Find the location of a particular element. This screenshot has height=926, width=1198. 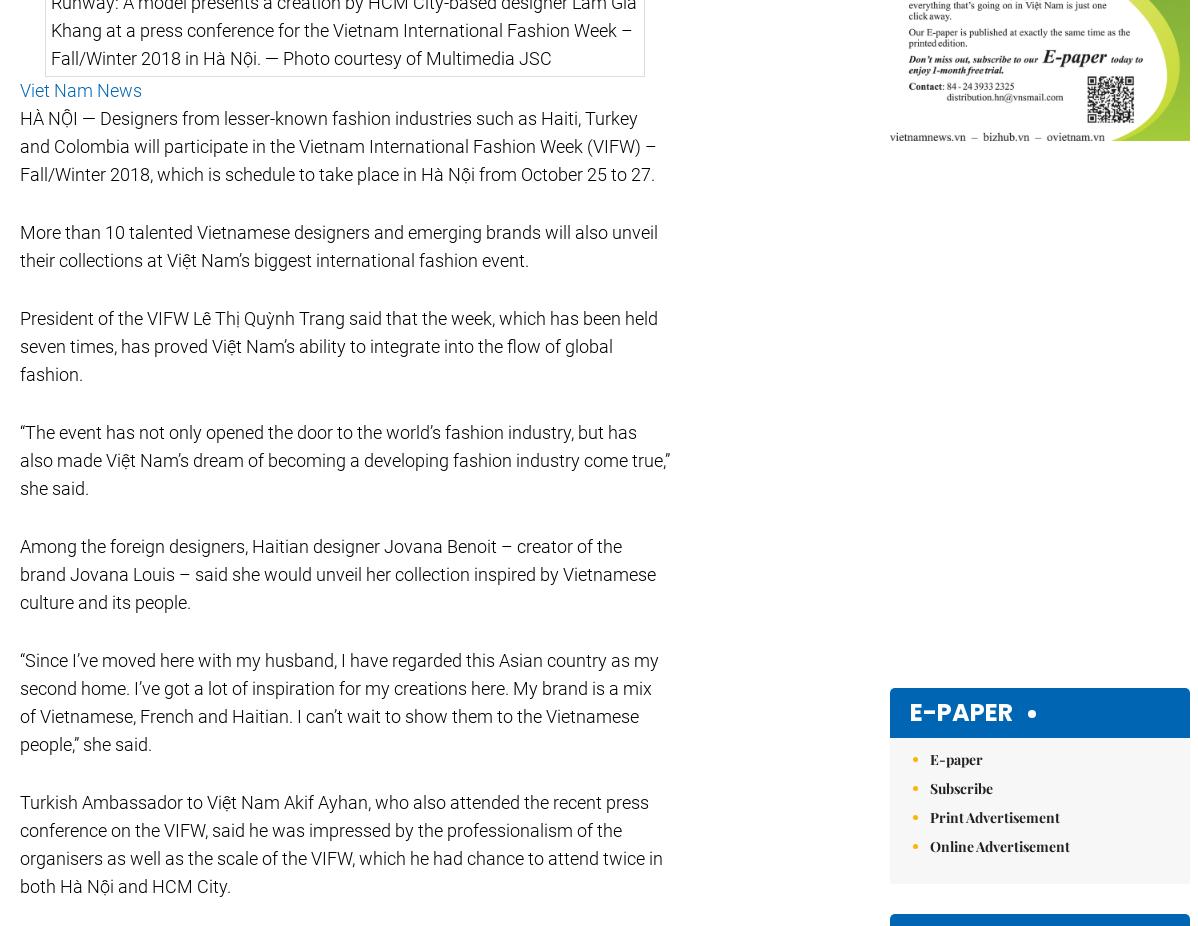

'close' is located at coordinates (1037, 760).